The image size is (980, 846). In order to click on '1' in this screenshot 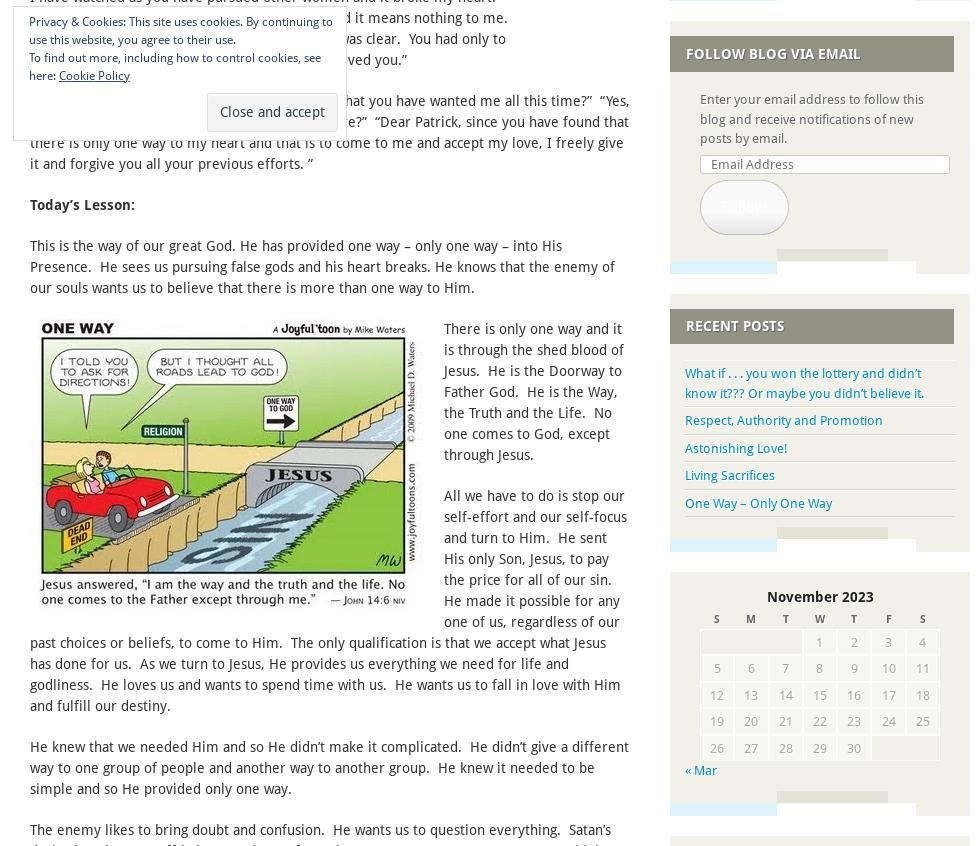, I will do `click(816, 641)`.